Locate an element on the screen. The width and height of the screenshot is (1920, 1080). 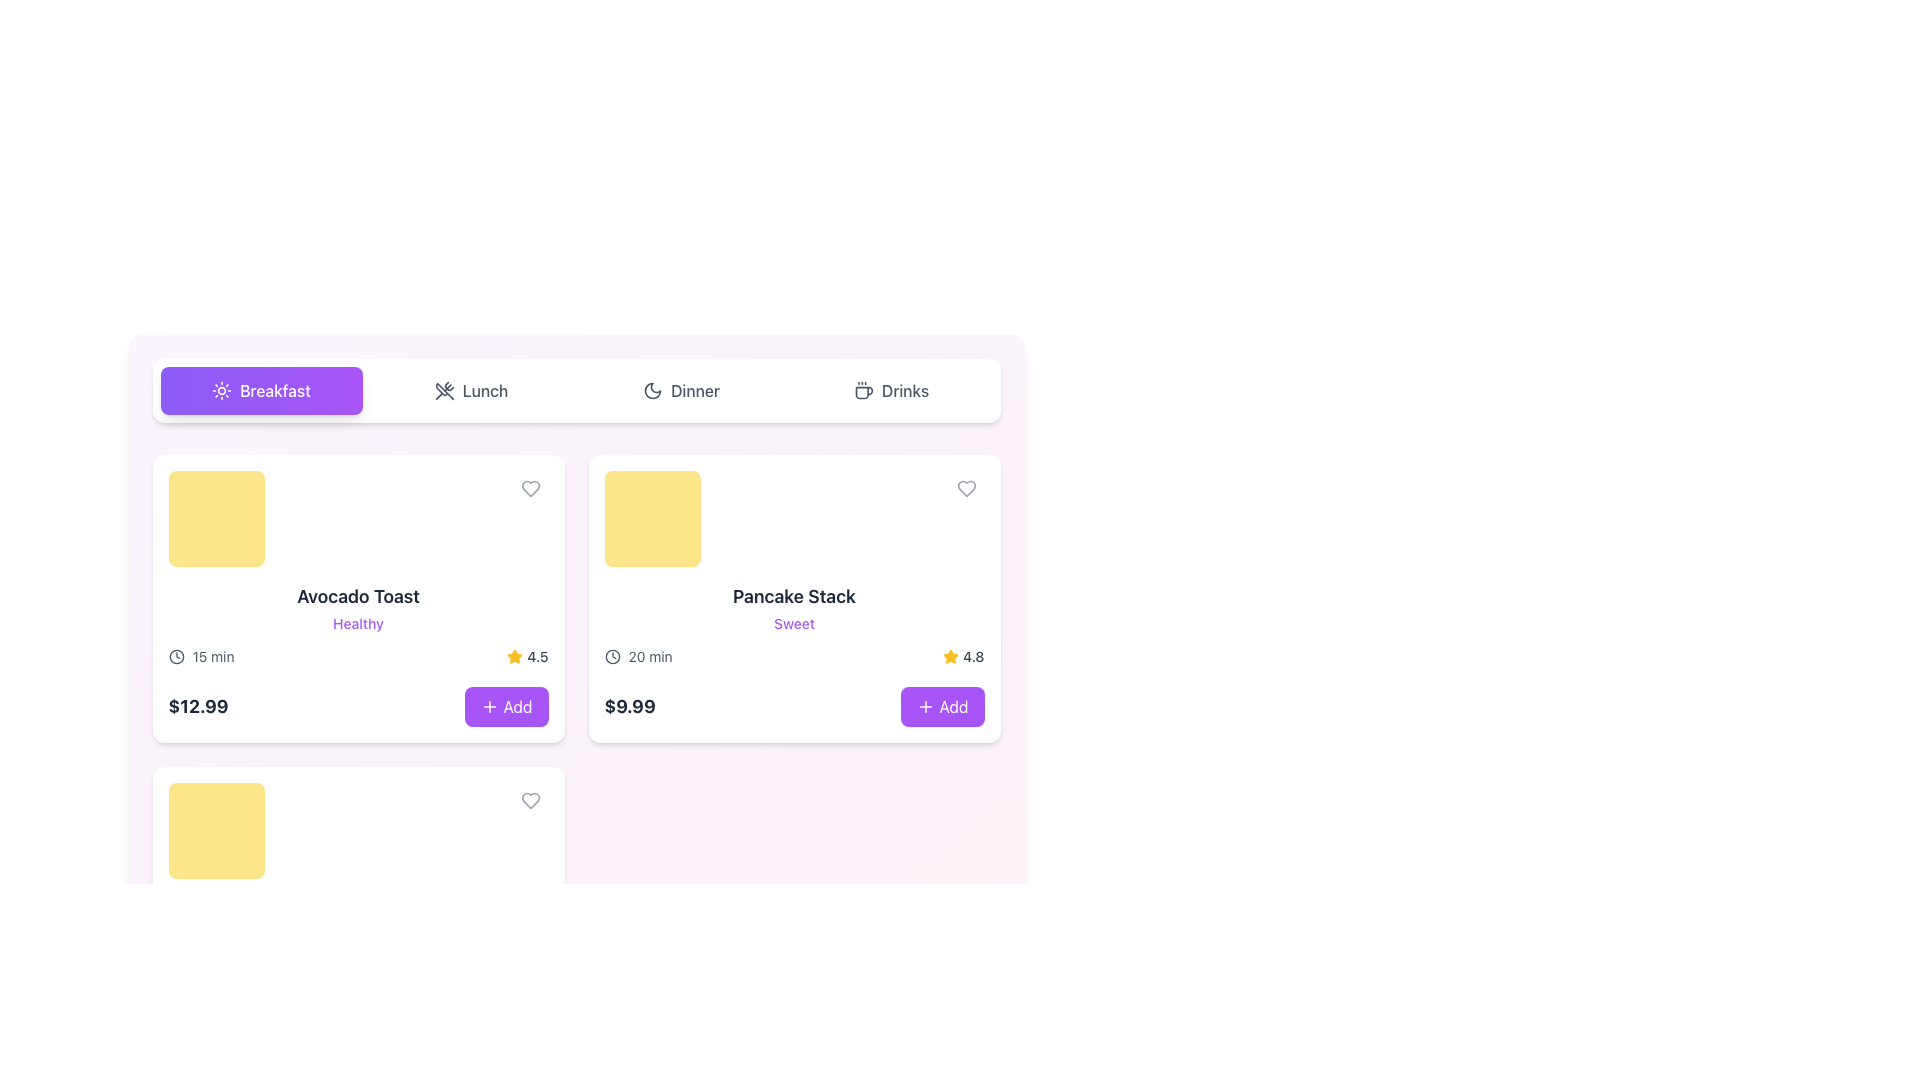
the favorite button located in the upper-right corner of the 'Avocado Toast' item card is located at coordinates (530, 489).